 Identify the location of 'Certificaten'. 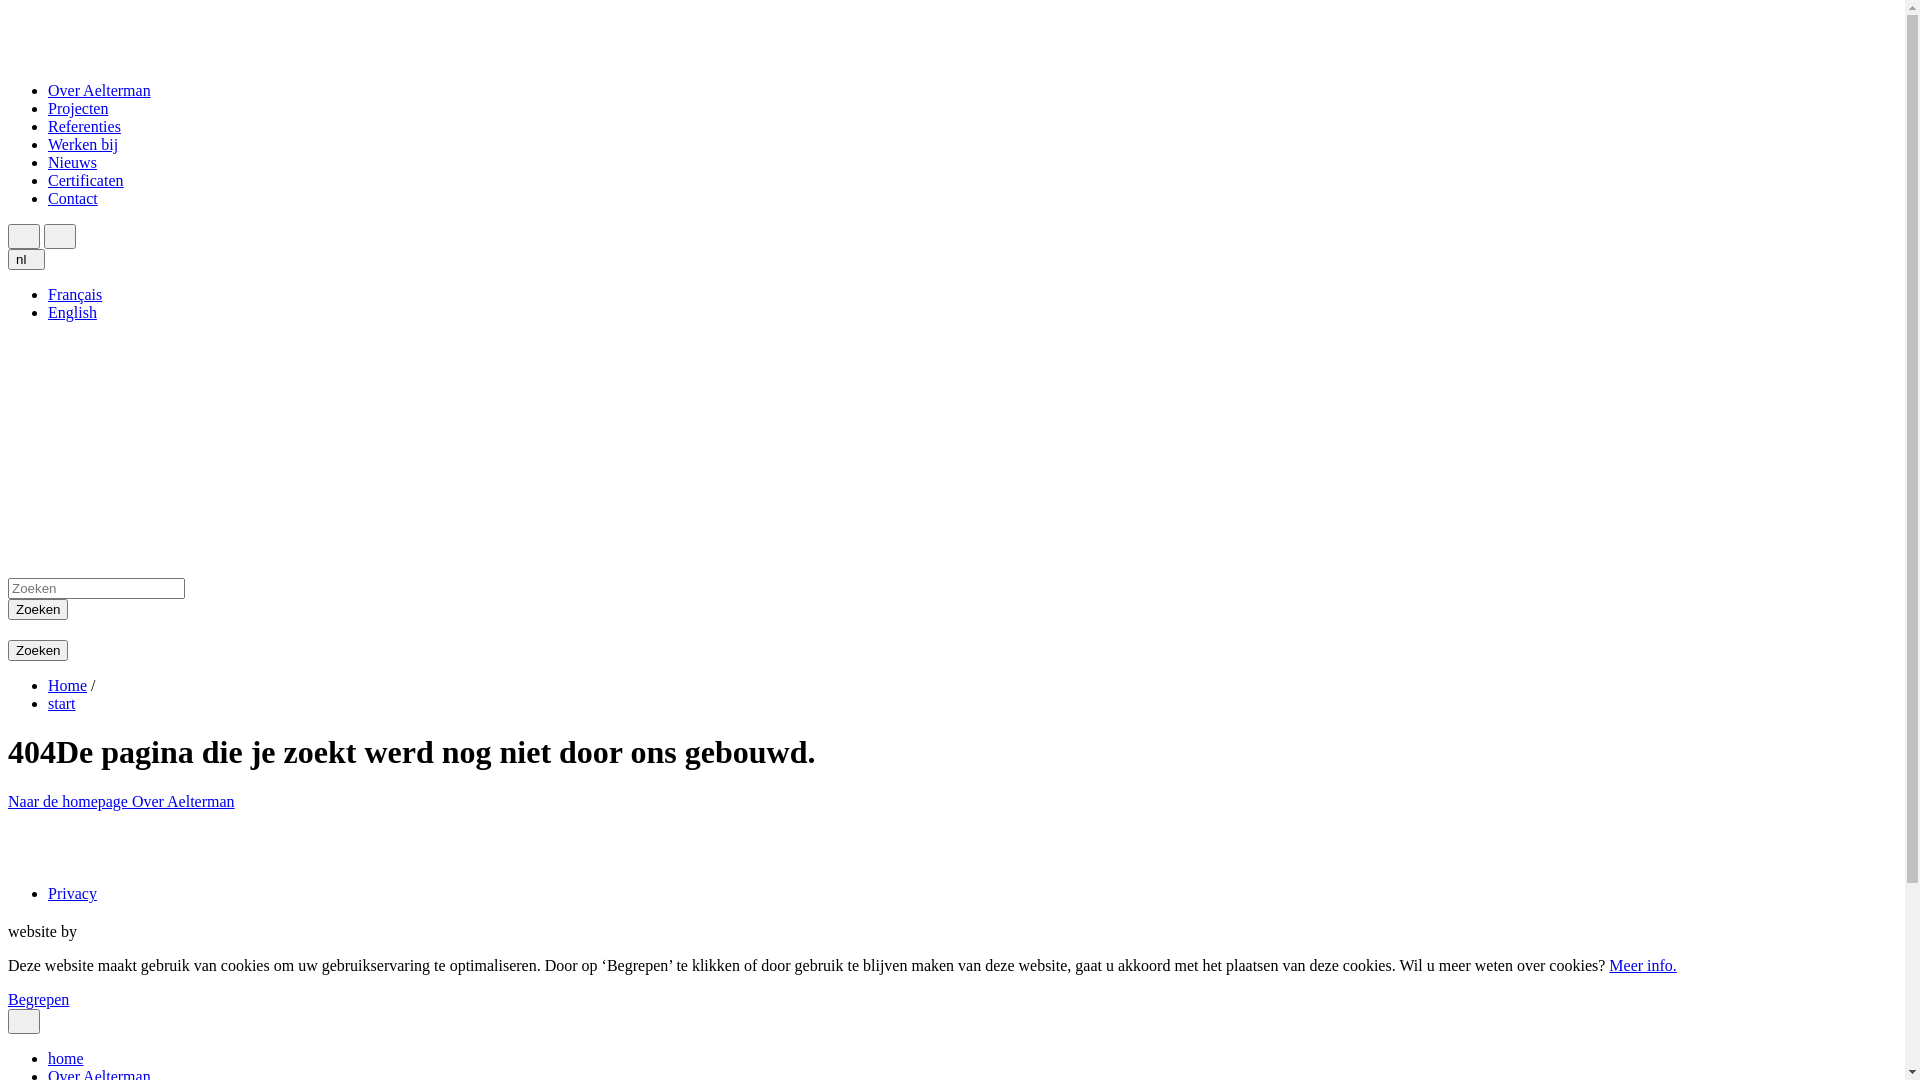
(85, 180).